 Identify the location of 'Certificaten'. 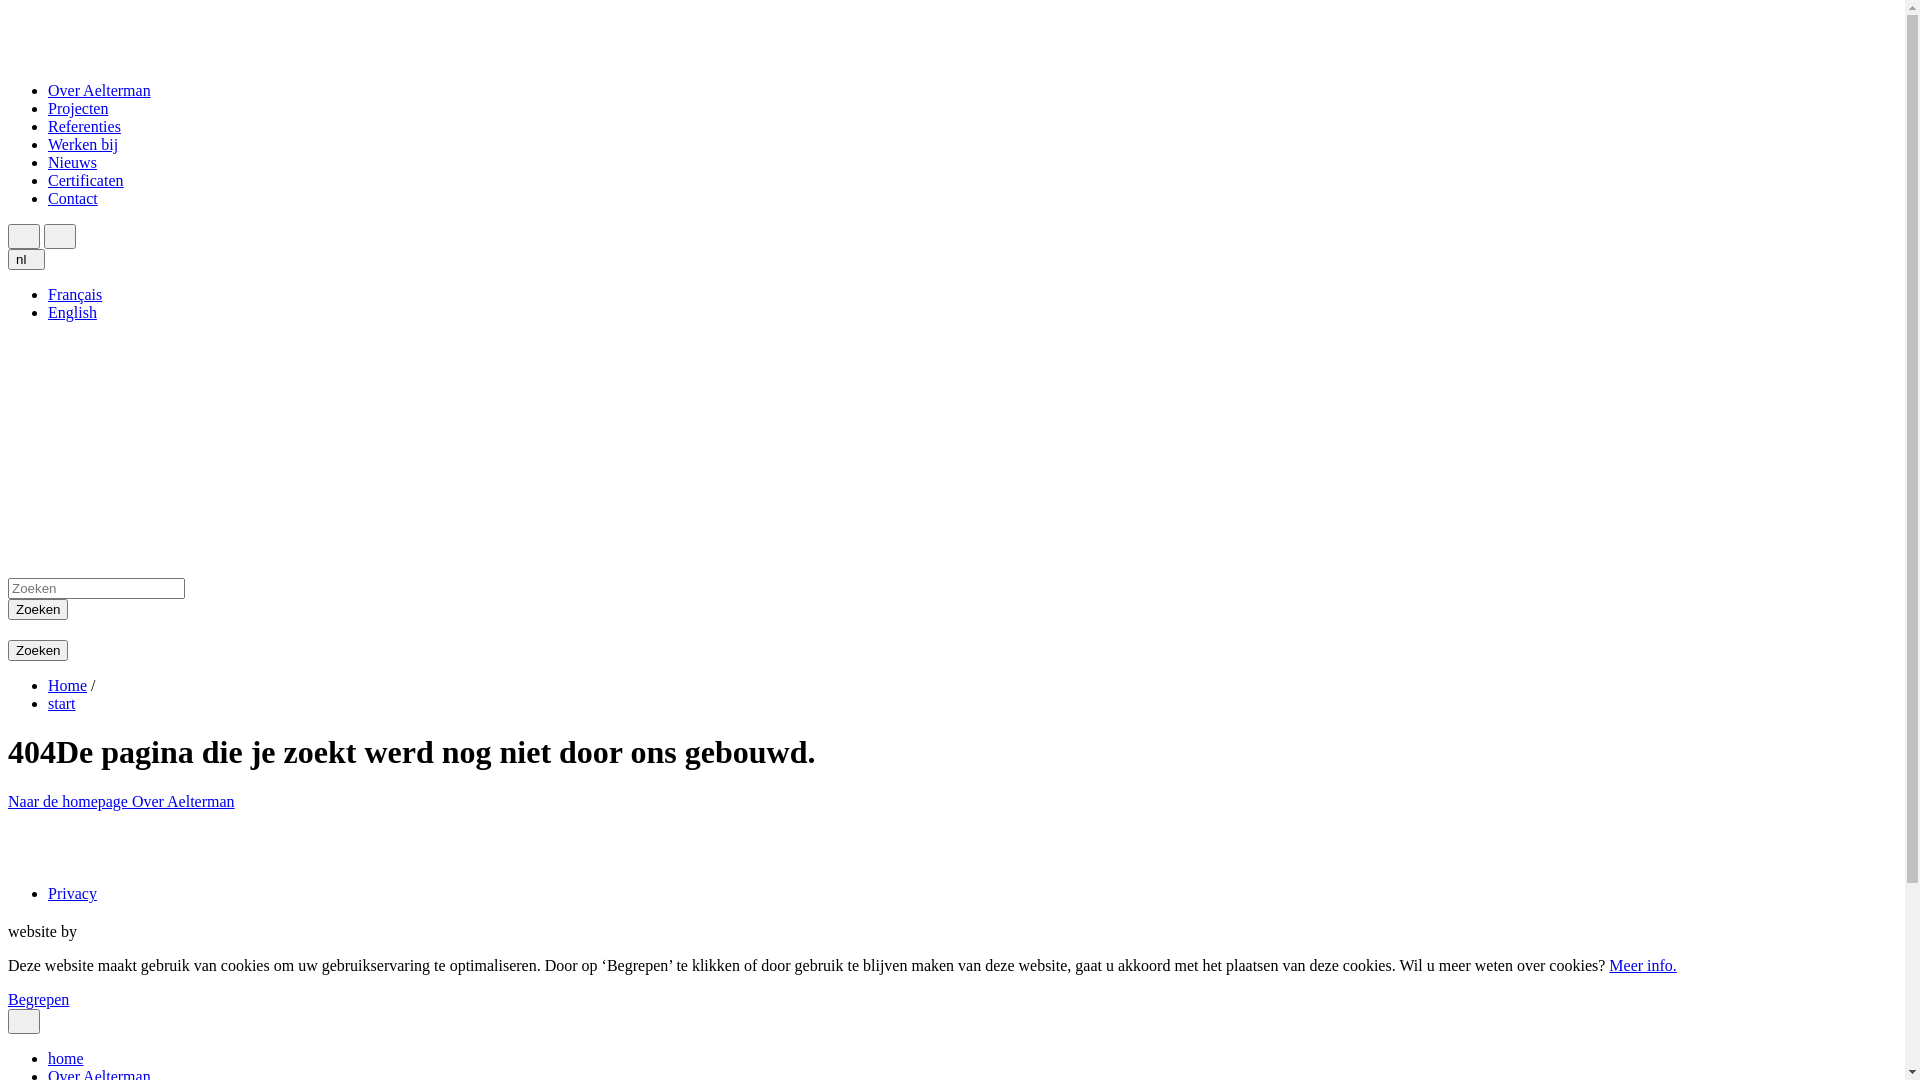
(85, 180).